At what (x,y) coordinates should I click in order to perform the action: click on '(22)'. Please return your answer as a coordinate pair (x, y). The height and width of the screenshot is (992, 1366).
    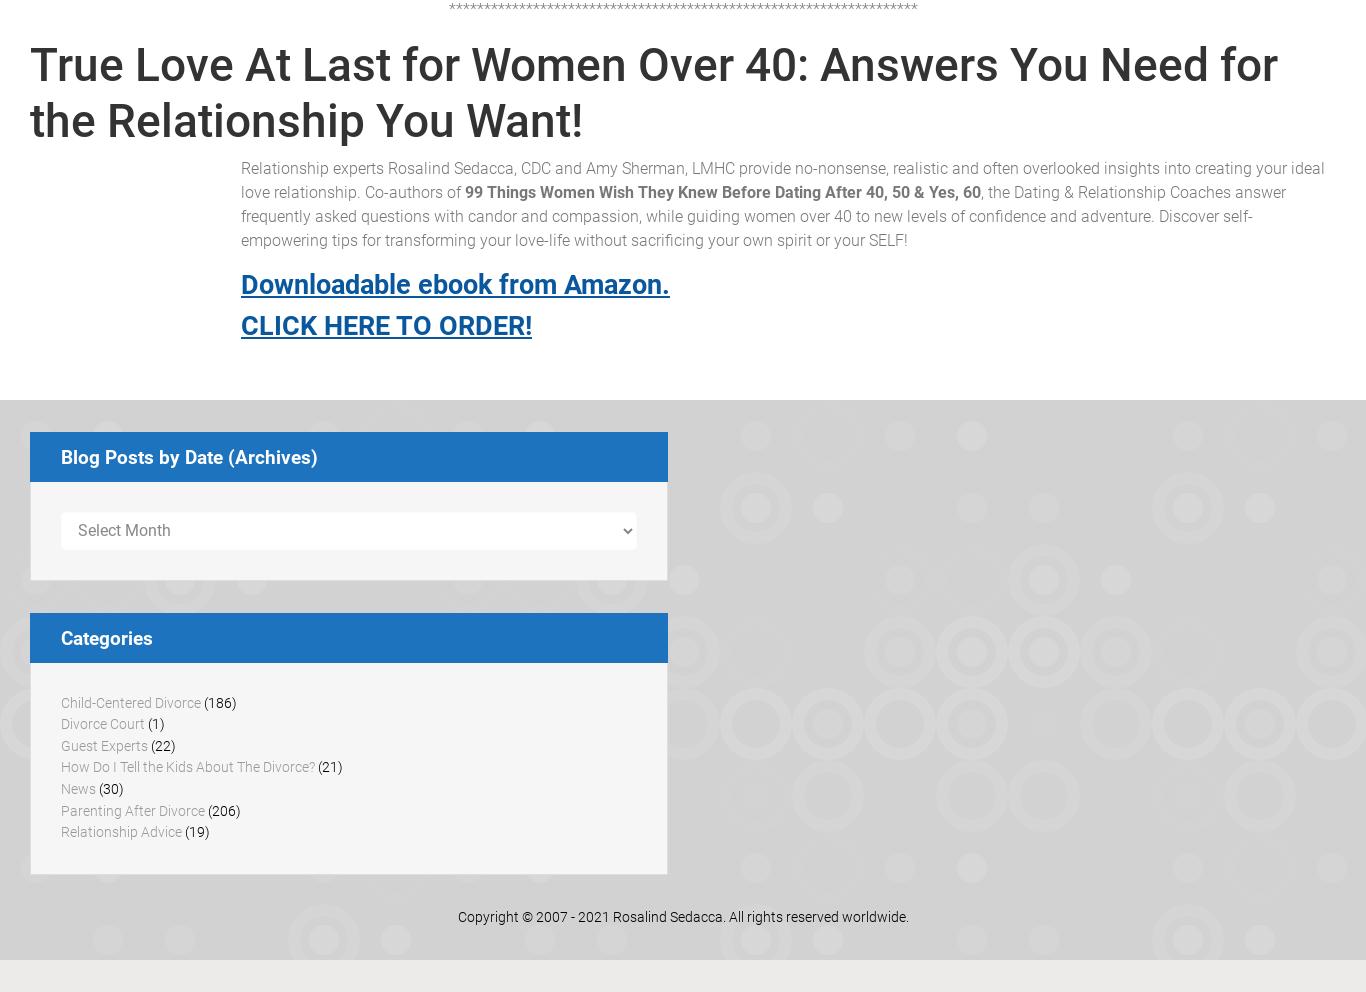
    Looking at the image, I should click on (161, 744).